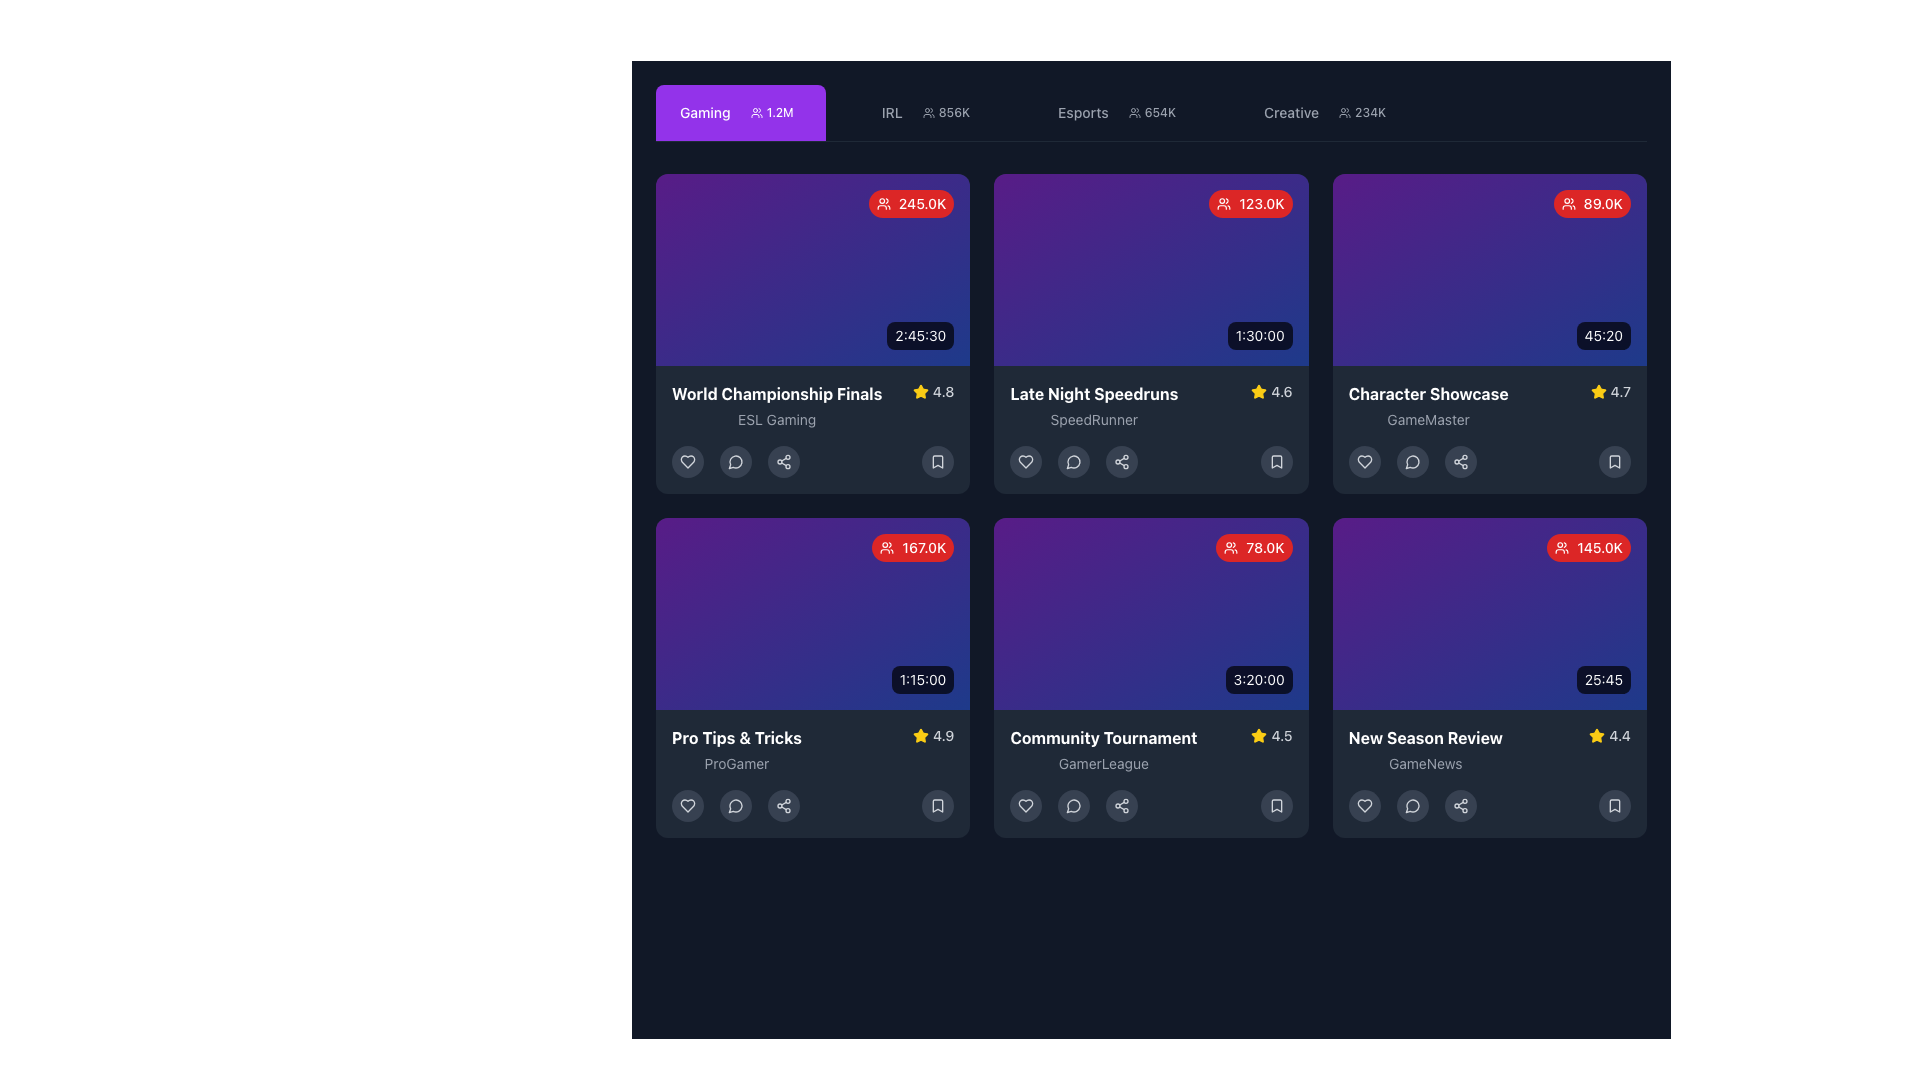 The width and height of the screenshot is (1920, 1080). Describe the element at coordinates (1026, 805) in the screenshot. I see `the heart icon located in the second-to-last card of the bottom row in the grid of media content to mark it as favorite or like` at that location.